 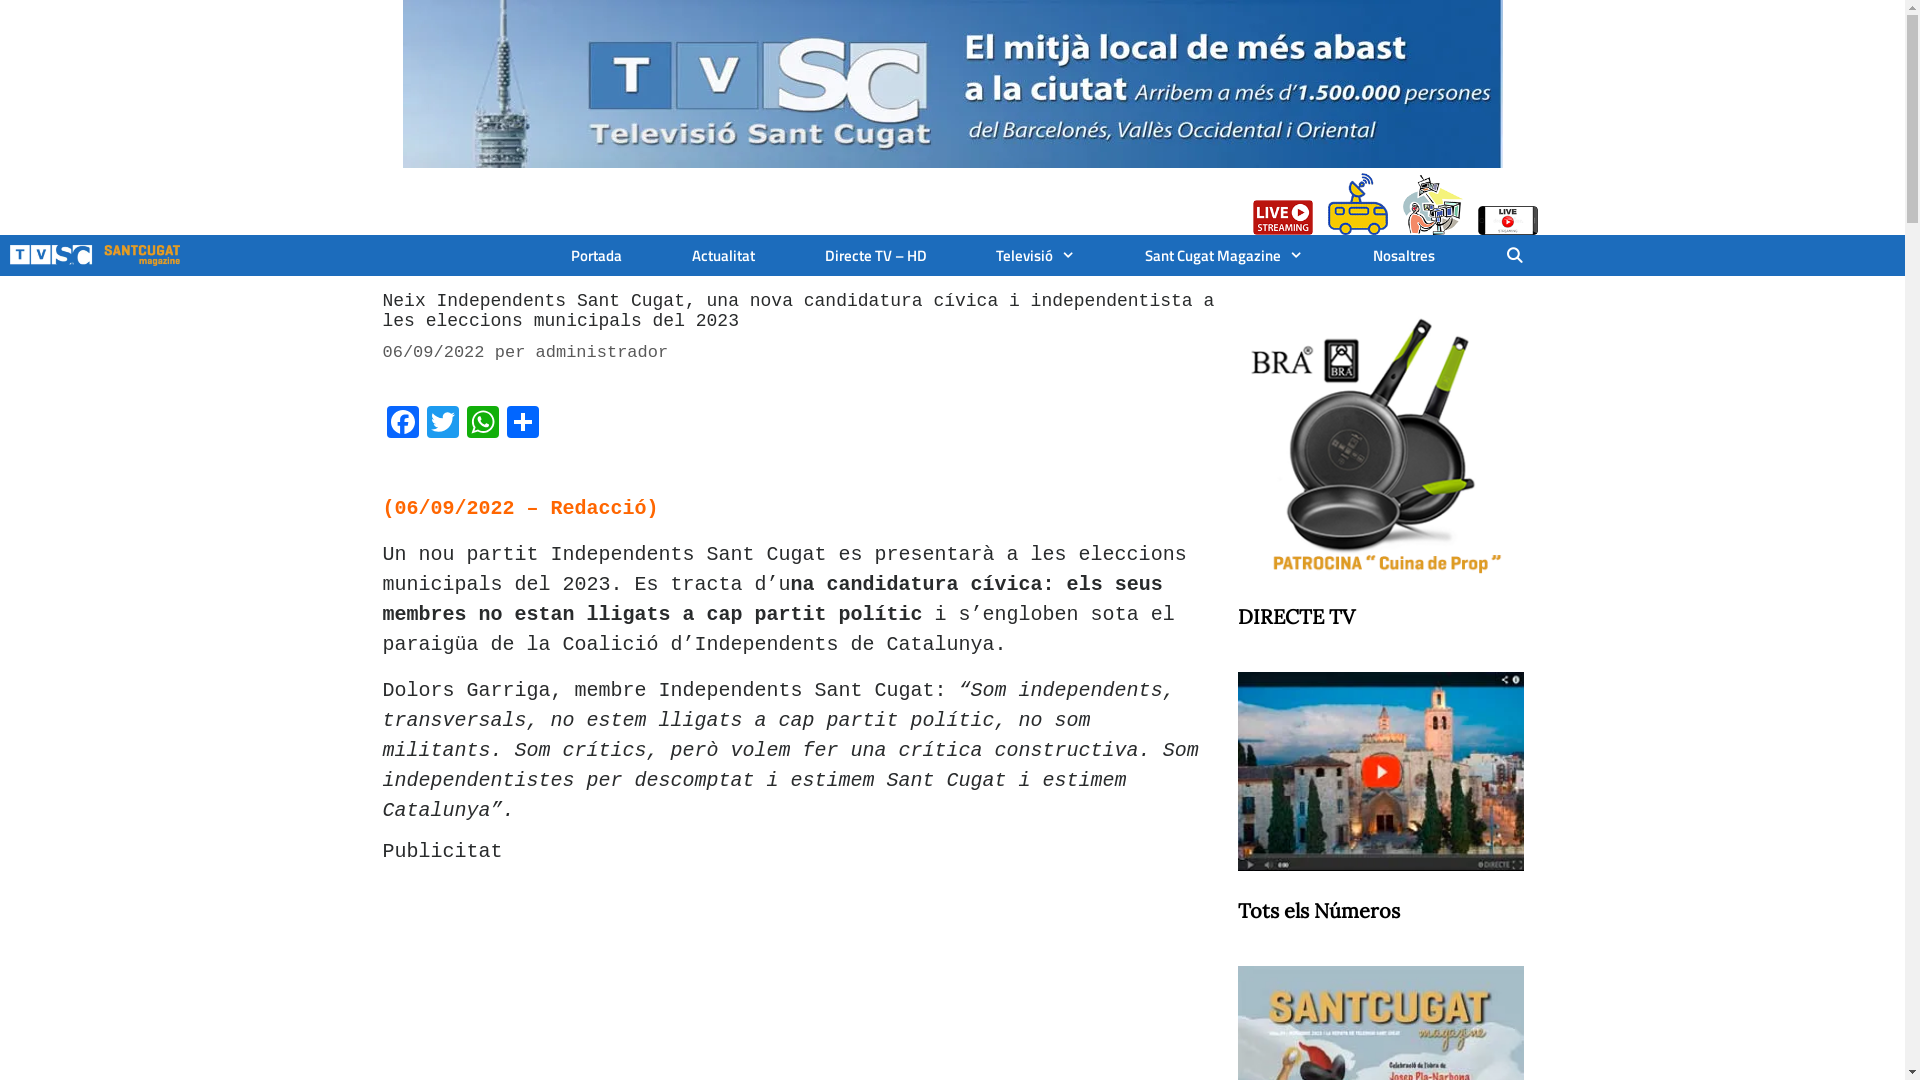 I want to click on 'WhatsApp', so click(x=481, y=424).